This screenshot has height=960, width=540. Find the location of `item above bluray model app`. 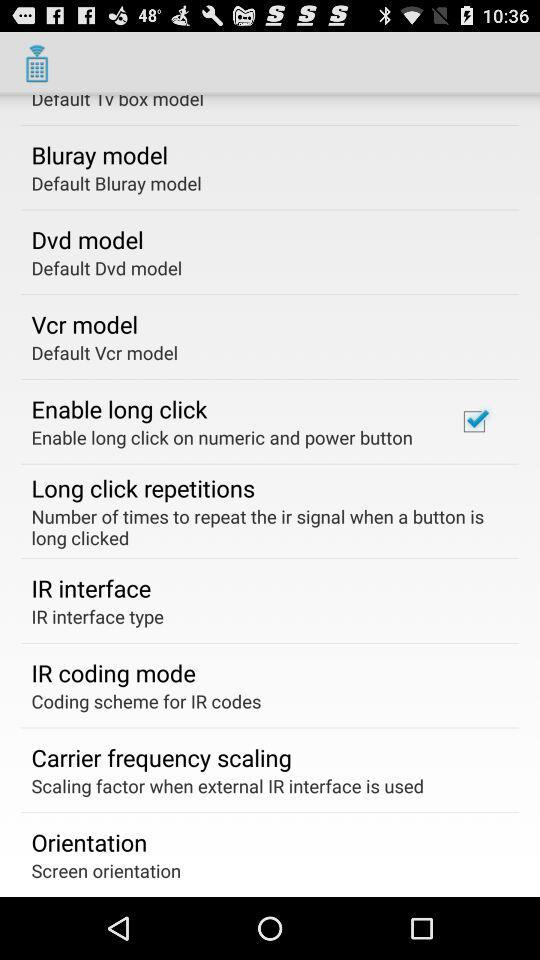

item above bluray model app is located at coordinates (117, 102).